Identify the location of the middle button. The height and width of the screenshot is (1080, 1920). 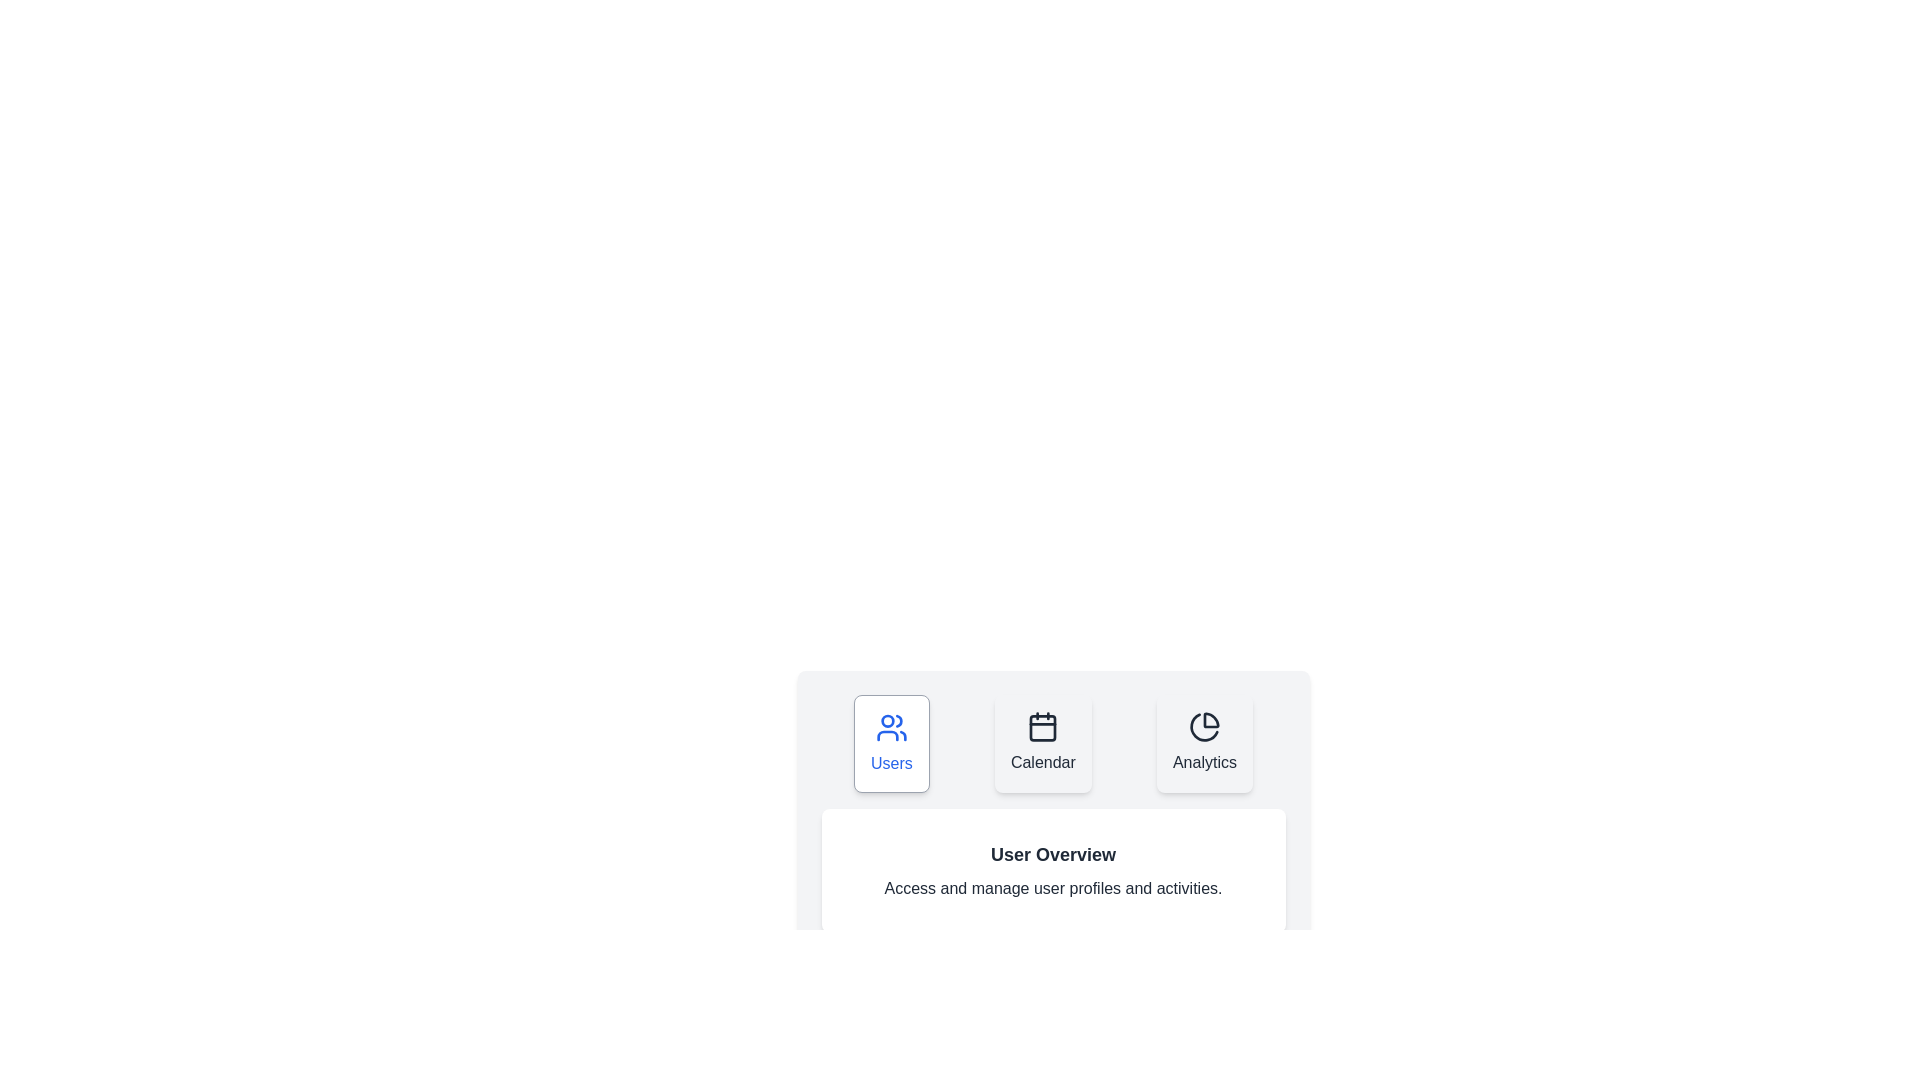
(1042, 744).